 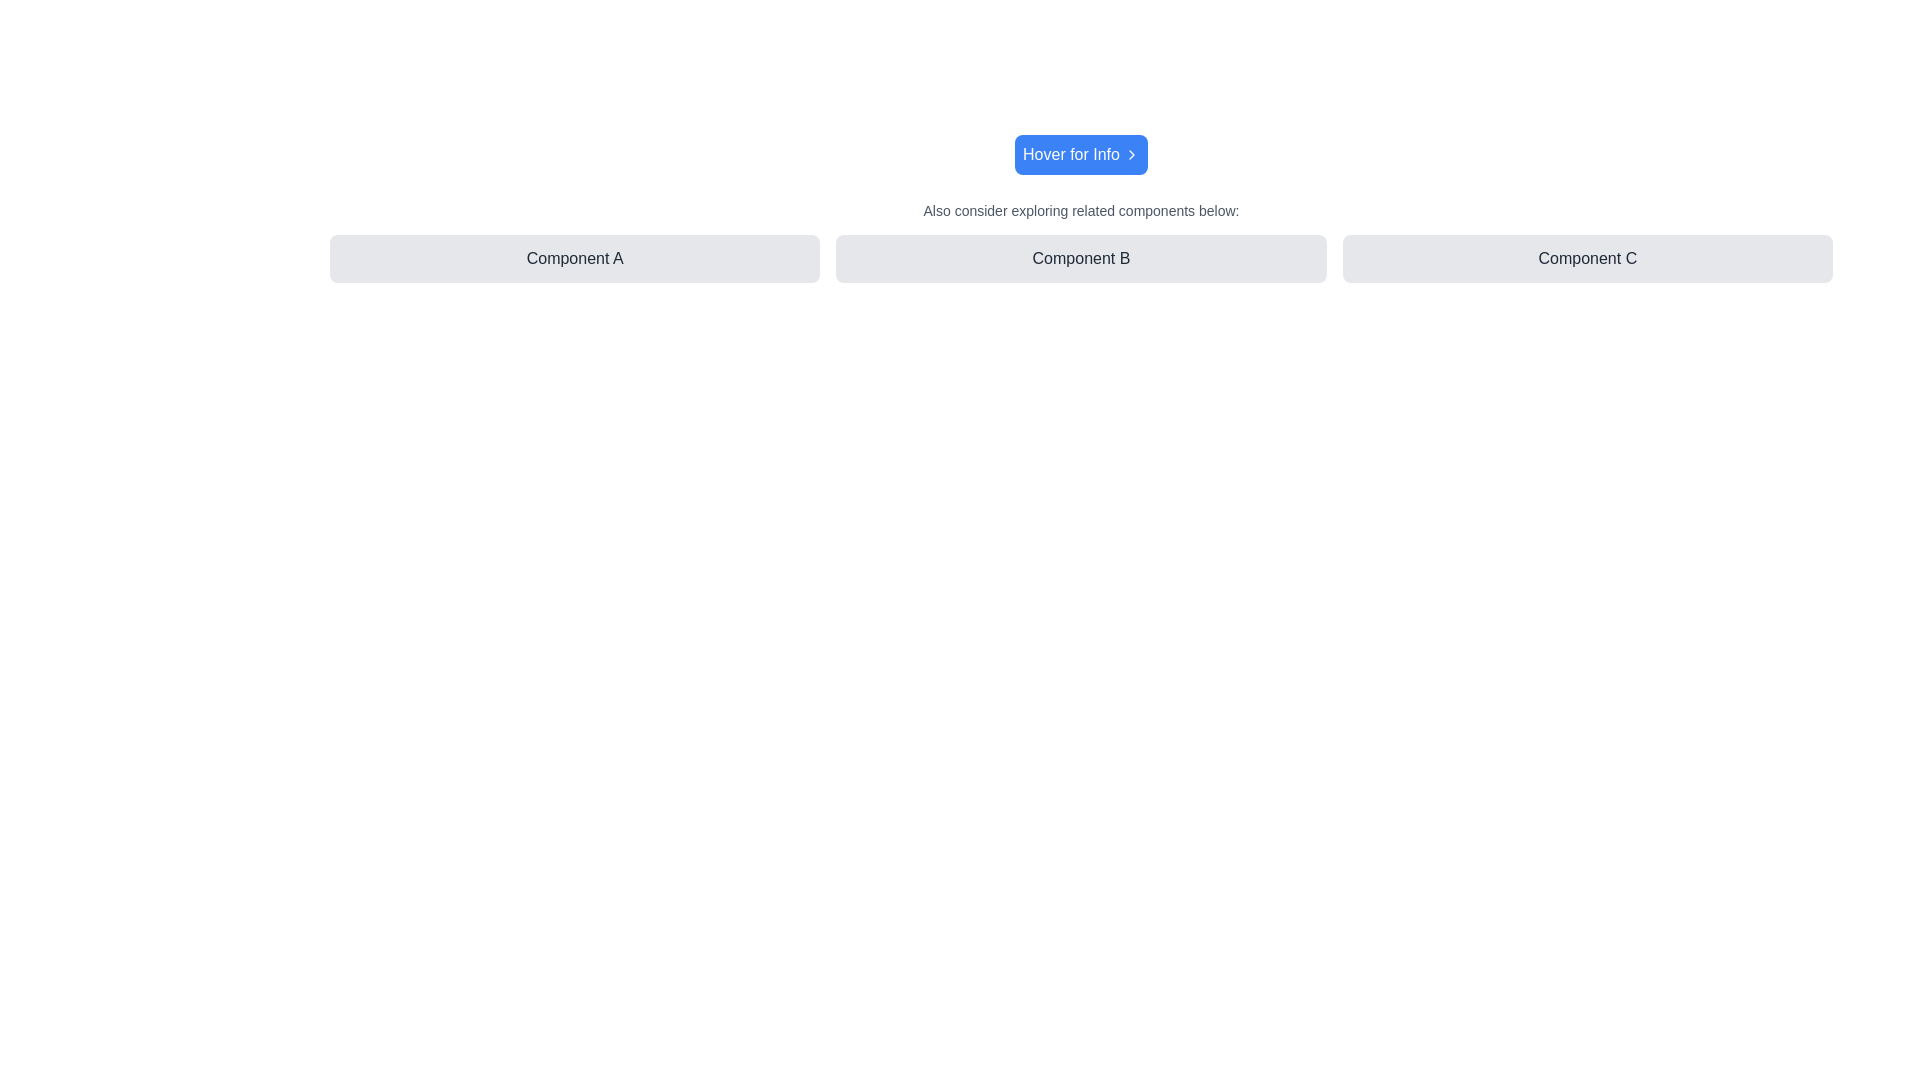 What do you see at coordinates (1080, 257) in the screenshot?
I see `the middle button labeled 'Component B' with a light-gray background and rounded corners to change its appearance` at bounding box center [1080, 257].